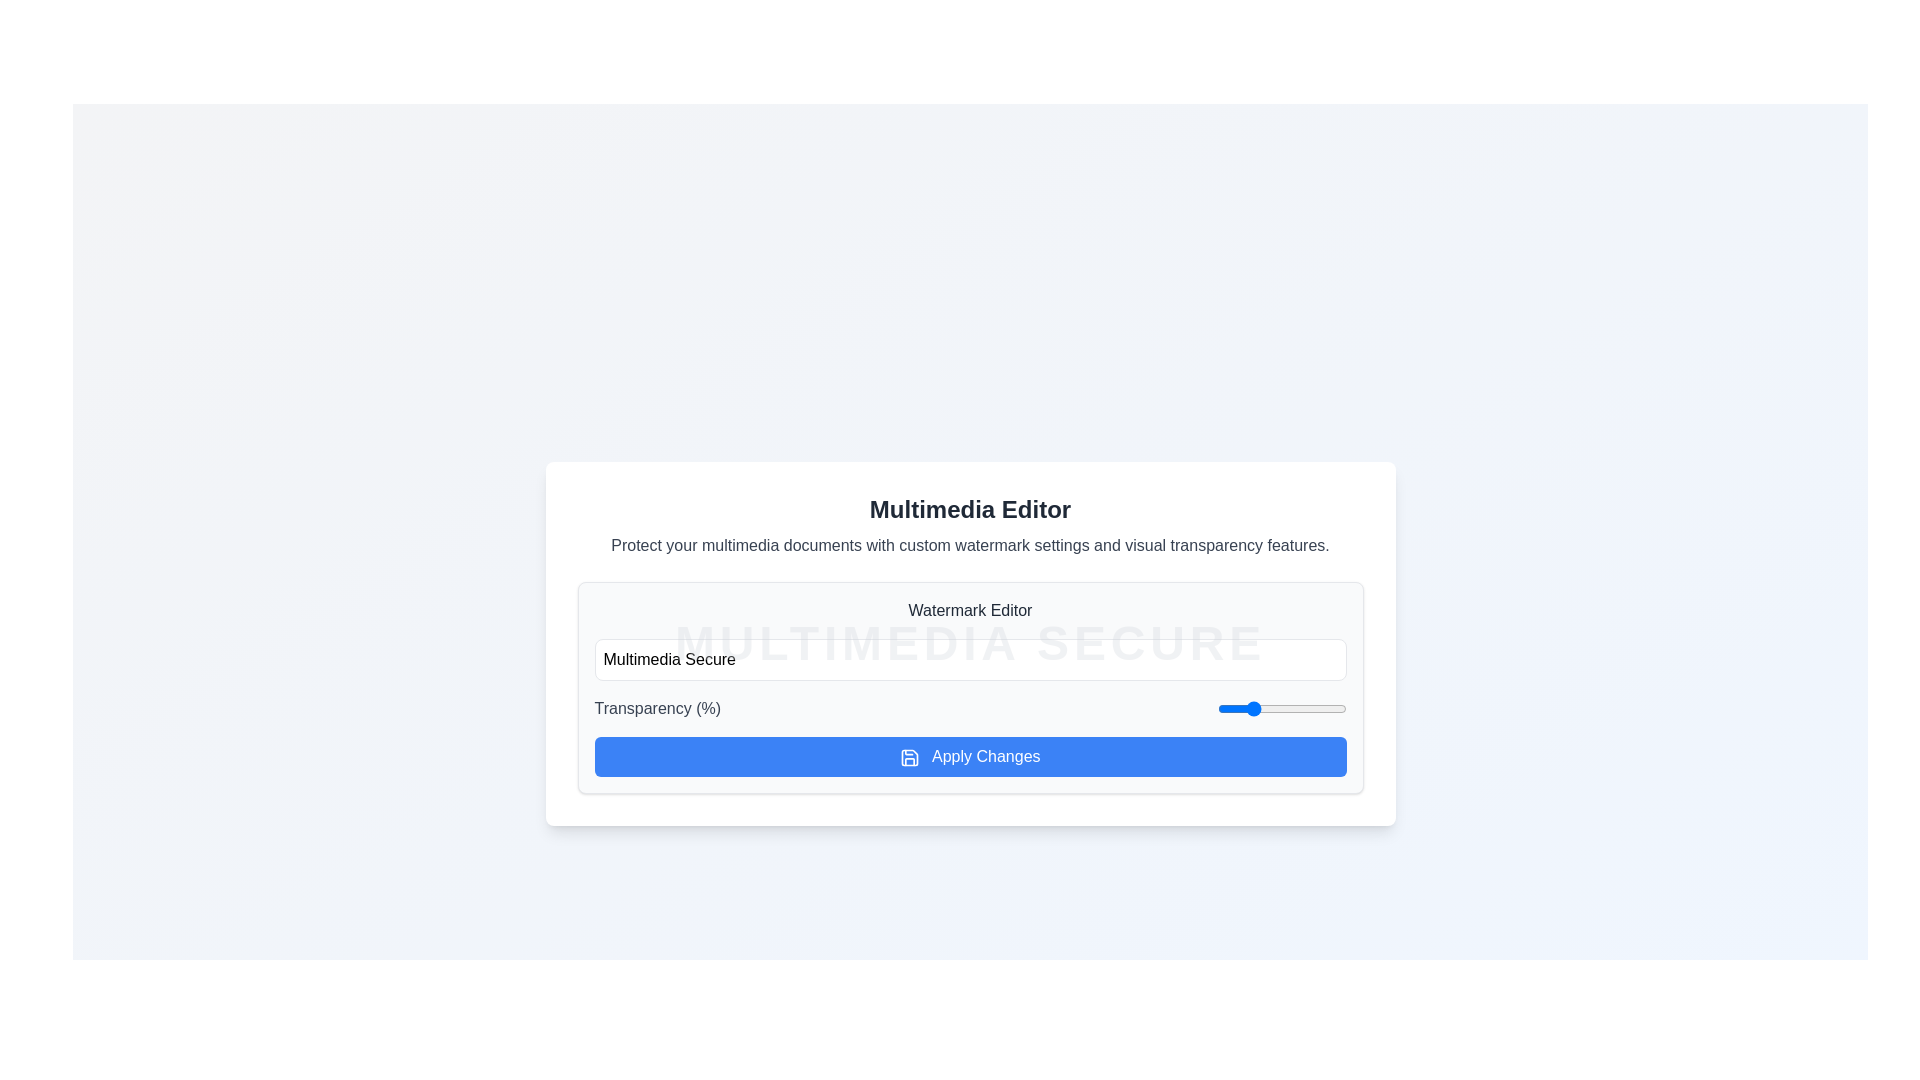 This screenshot has height=1080, width=1920. What do you see at coordinates (1264, 708) in the screenshot?
I see `transparency` at bounding box center [1264, 708].